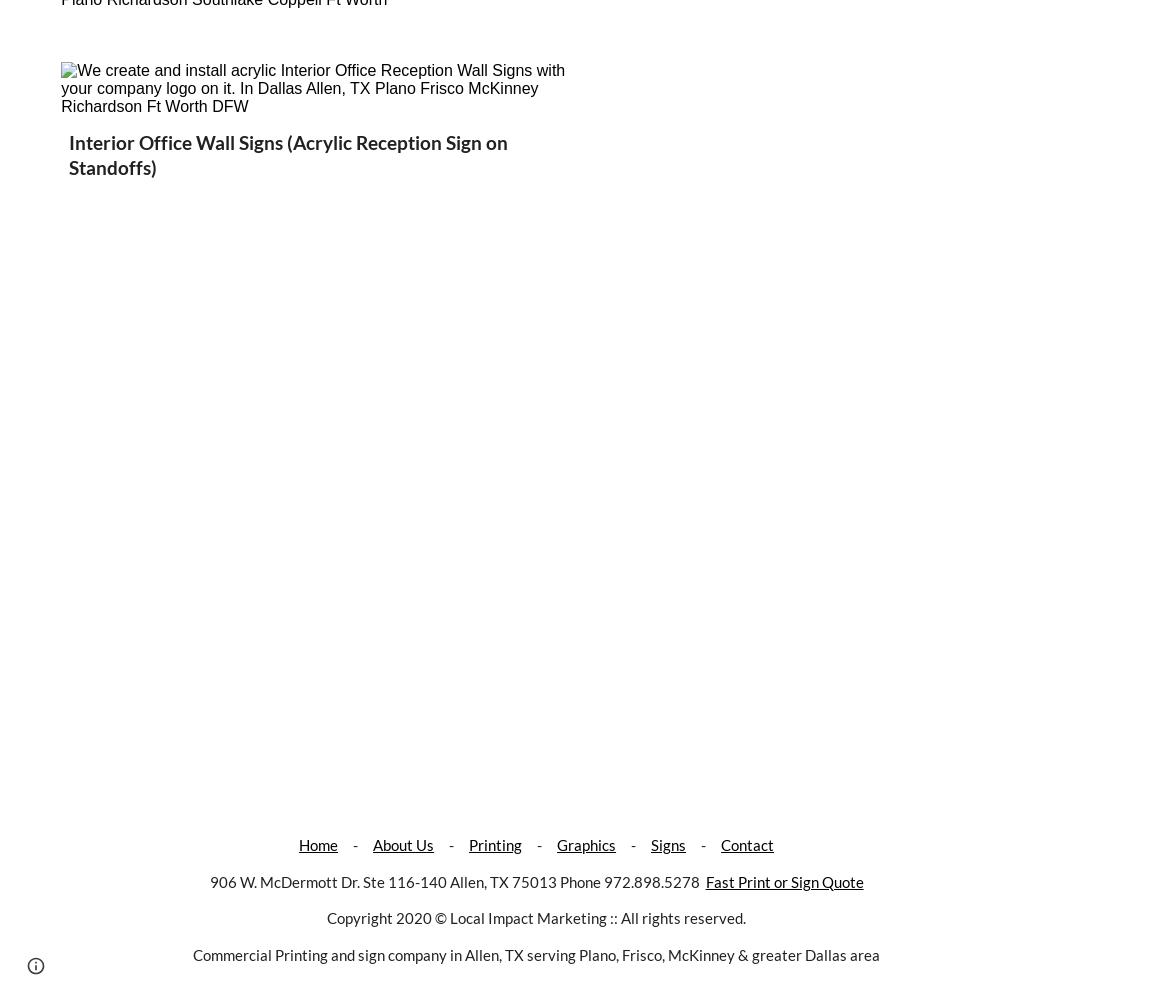  Describe the element at coordinates (649, 844) in the screenshot. I see `'Signs'` at that location.